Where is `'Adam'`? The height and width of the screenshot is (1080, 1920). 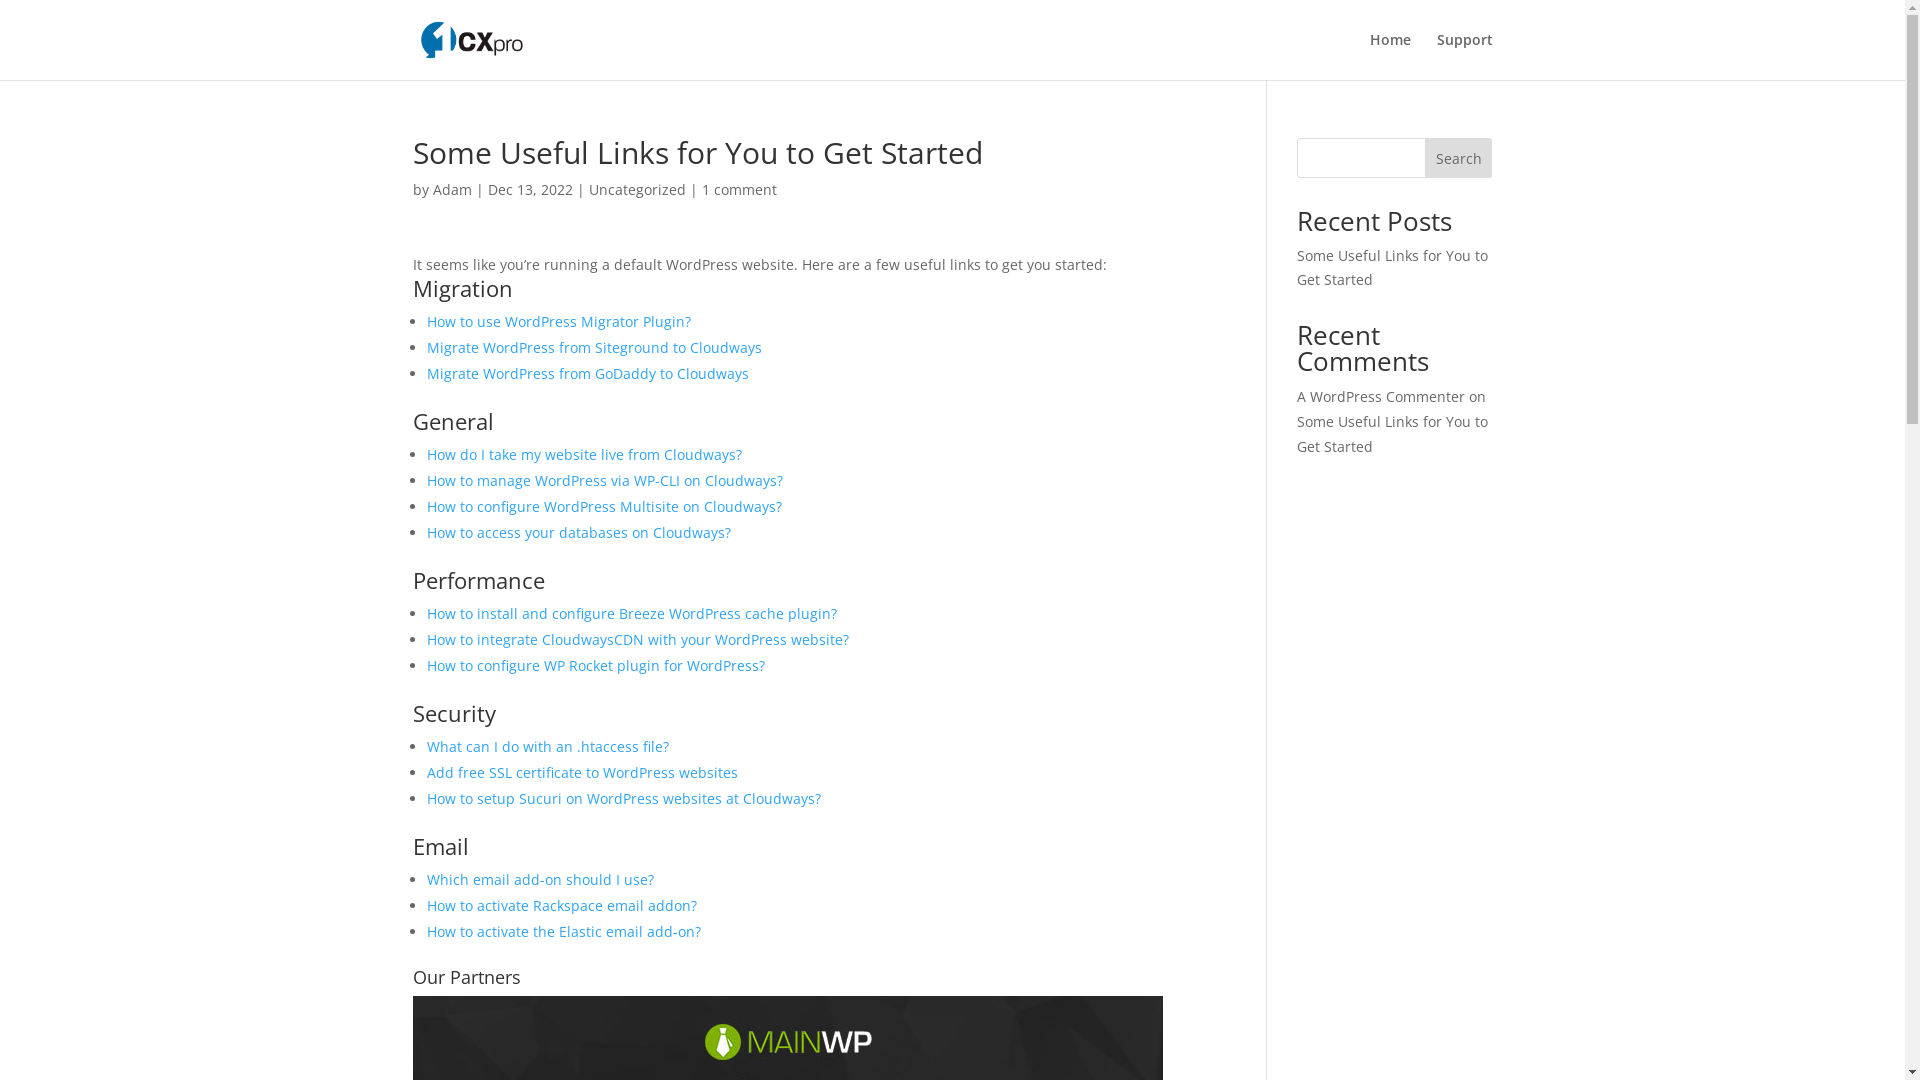
'Adam' is located at coordinates (431, 189).